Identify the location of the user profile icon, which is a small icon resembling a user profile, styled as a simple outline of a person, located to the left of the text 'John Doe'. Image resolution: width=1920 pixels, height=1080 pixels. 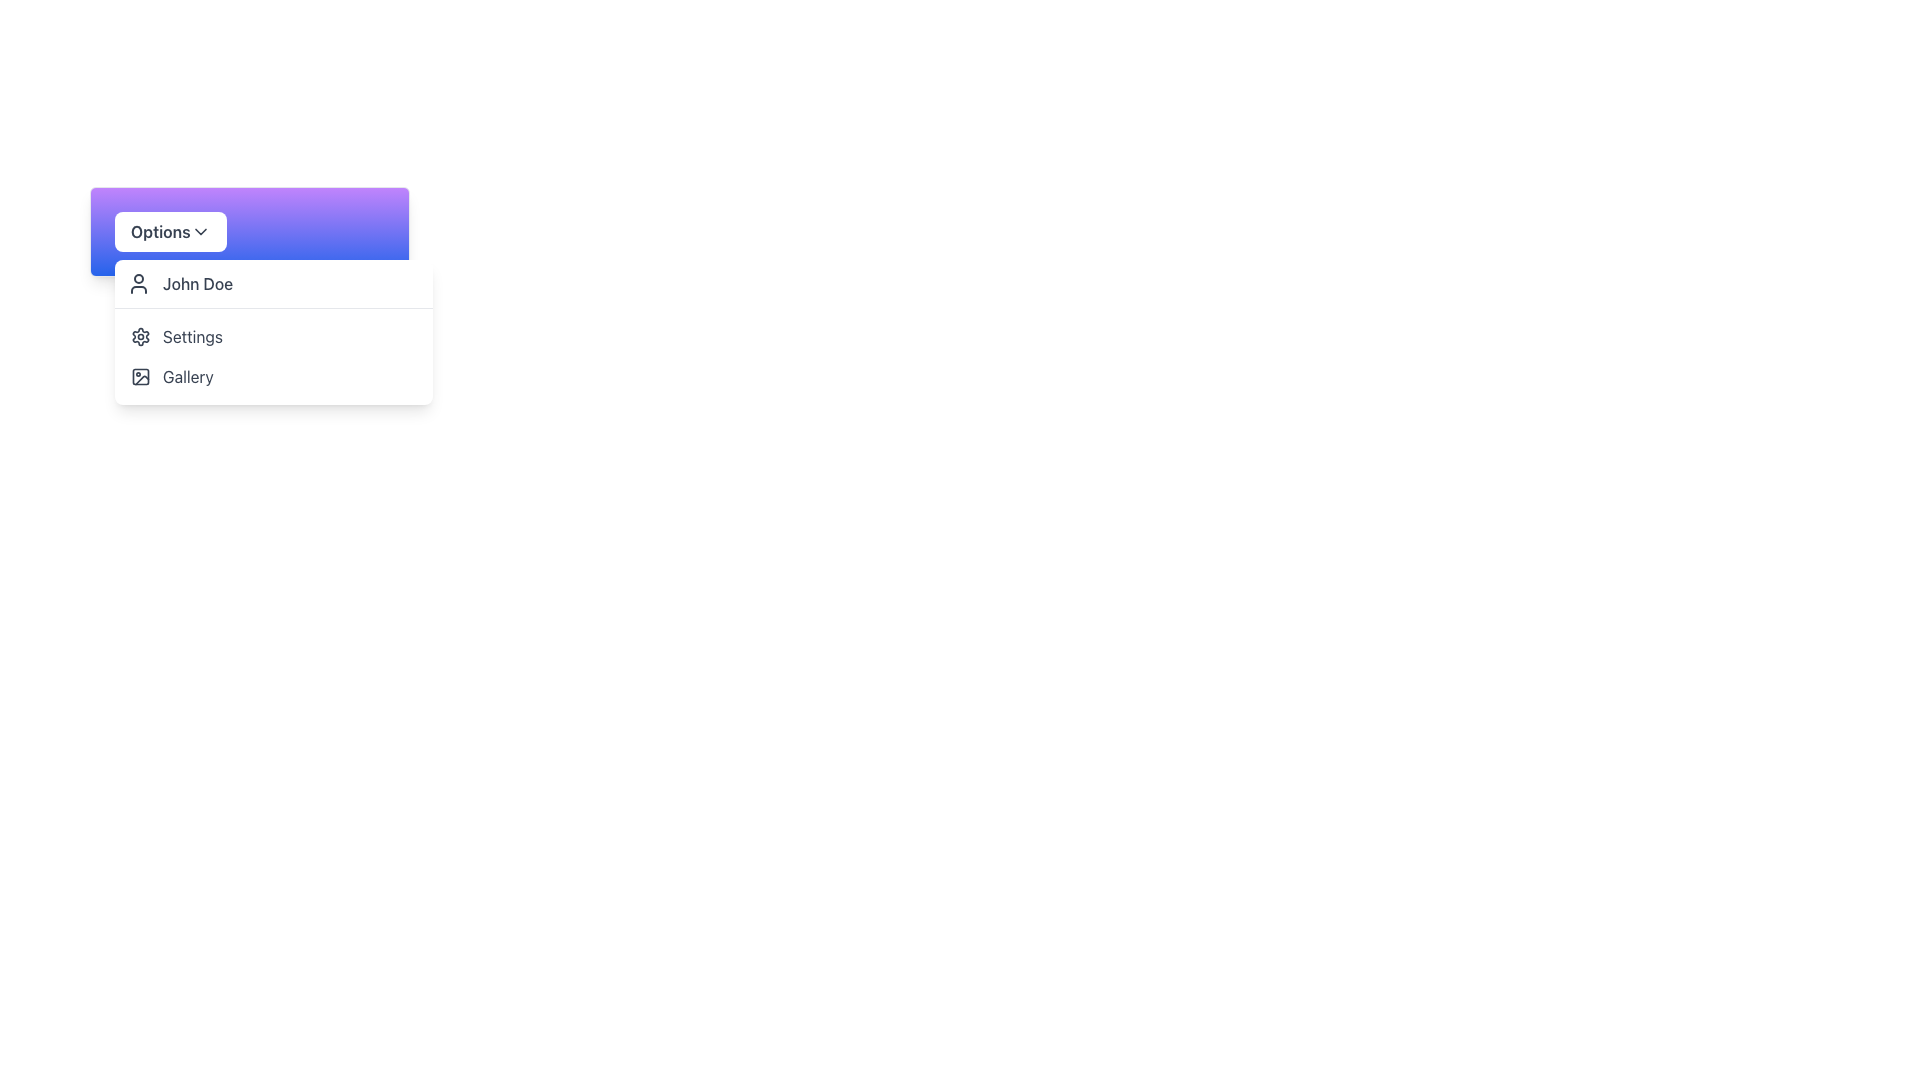
(138, 284).